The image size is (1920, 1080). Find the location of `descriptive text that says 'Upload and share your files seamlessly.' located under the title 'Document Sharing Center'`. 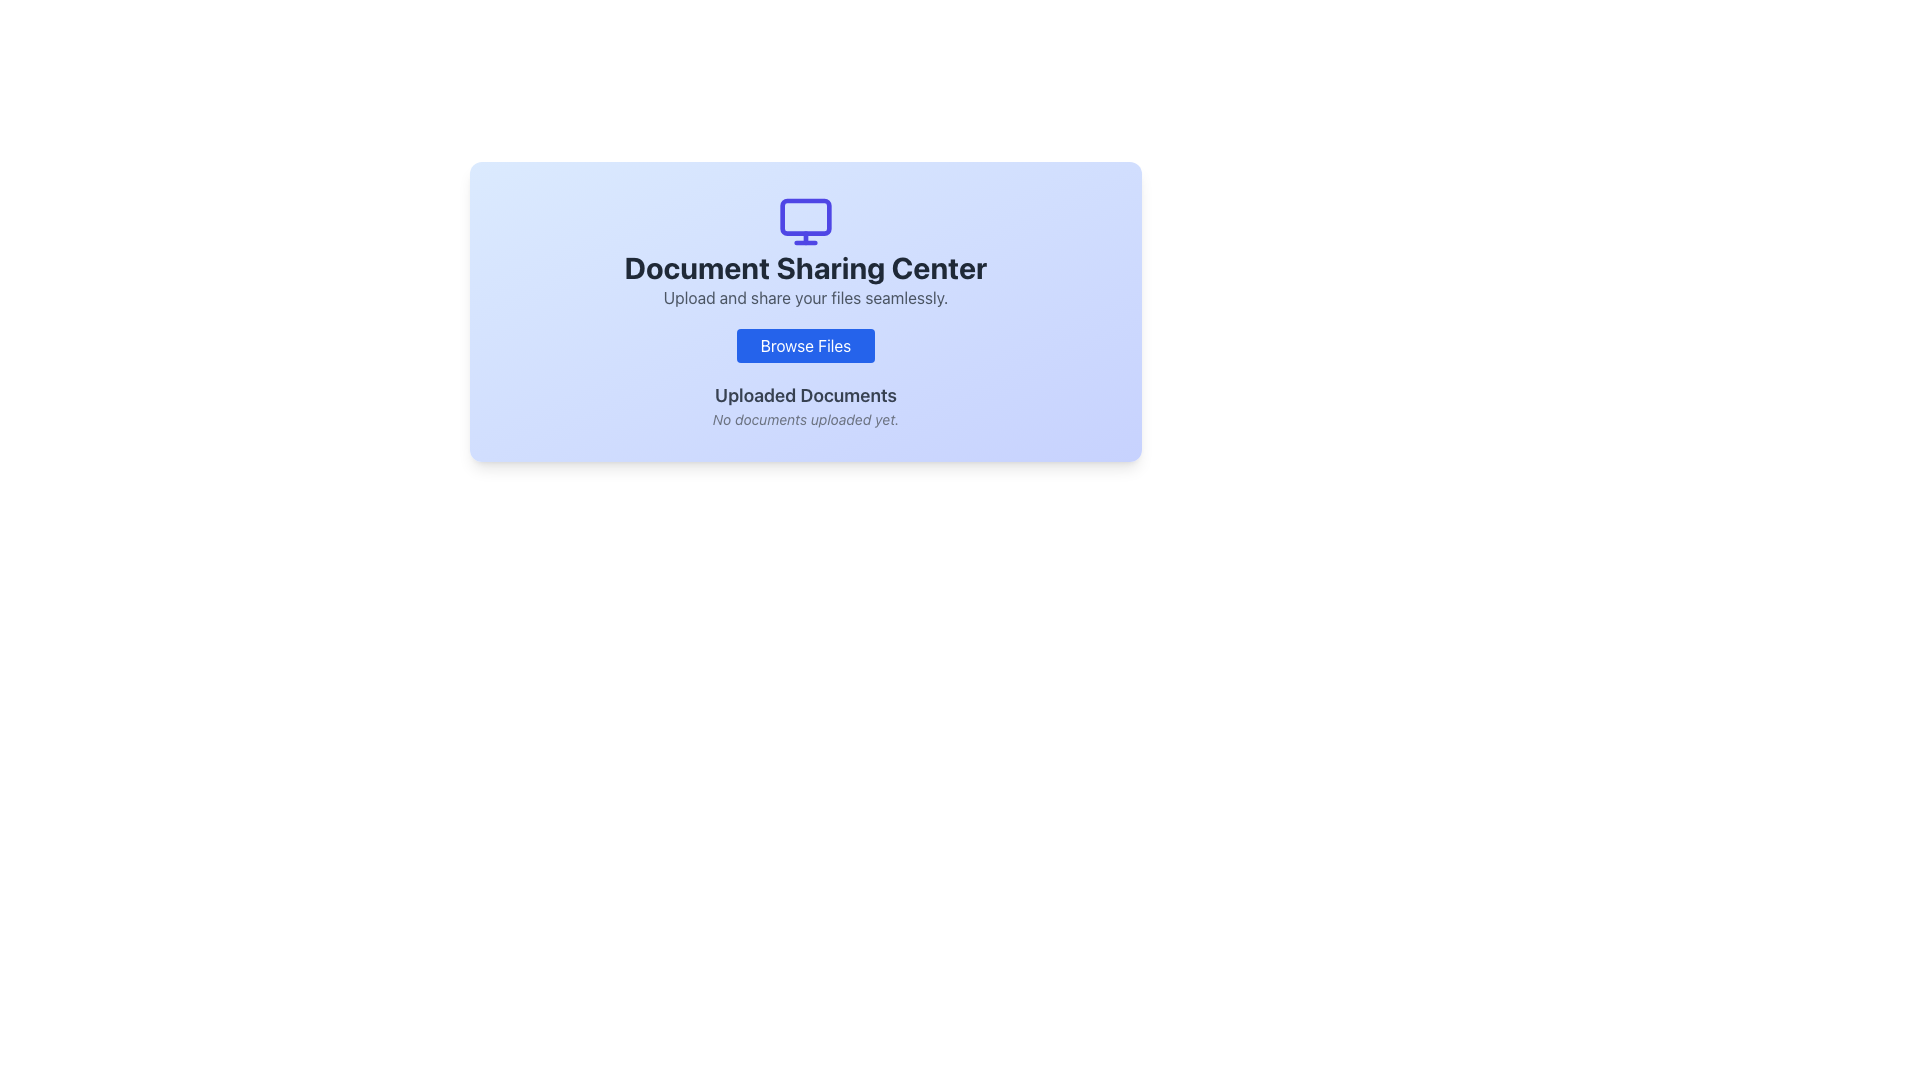

descriptive text that says 'Upload and share your files seamlessly.' located under the title 'Document Sharing Center' is located at coordinates (806, 297).